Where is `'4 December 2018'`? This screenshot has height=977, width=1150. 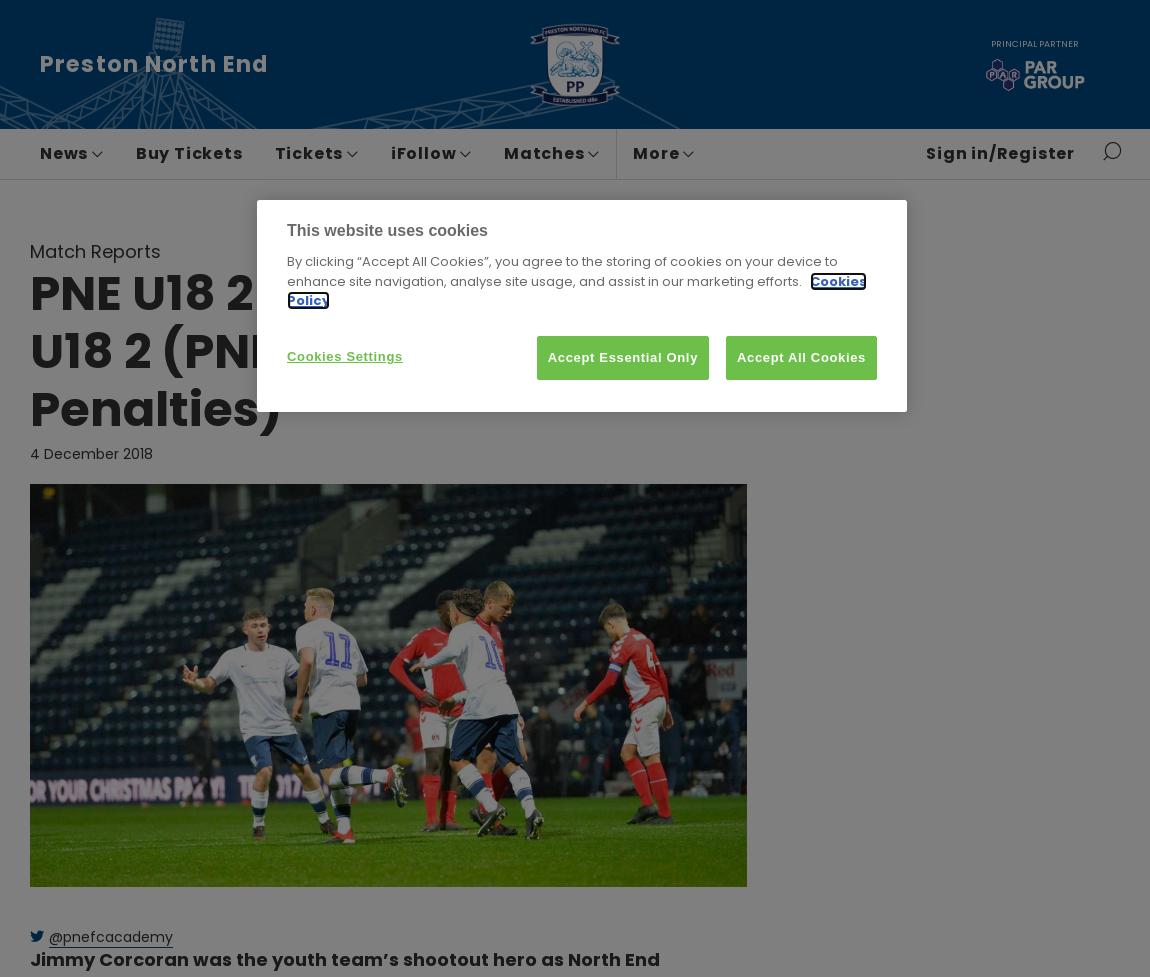
'4 December 2018' is located at coordinates (90, 453).